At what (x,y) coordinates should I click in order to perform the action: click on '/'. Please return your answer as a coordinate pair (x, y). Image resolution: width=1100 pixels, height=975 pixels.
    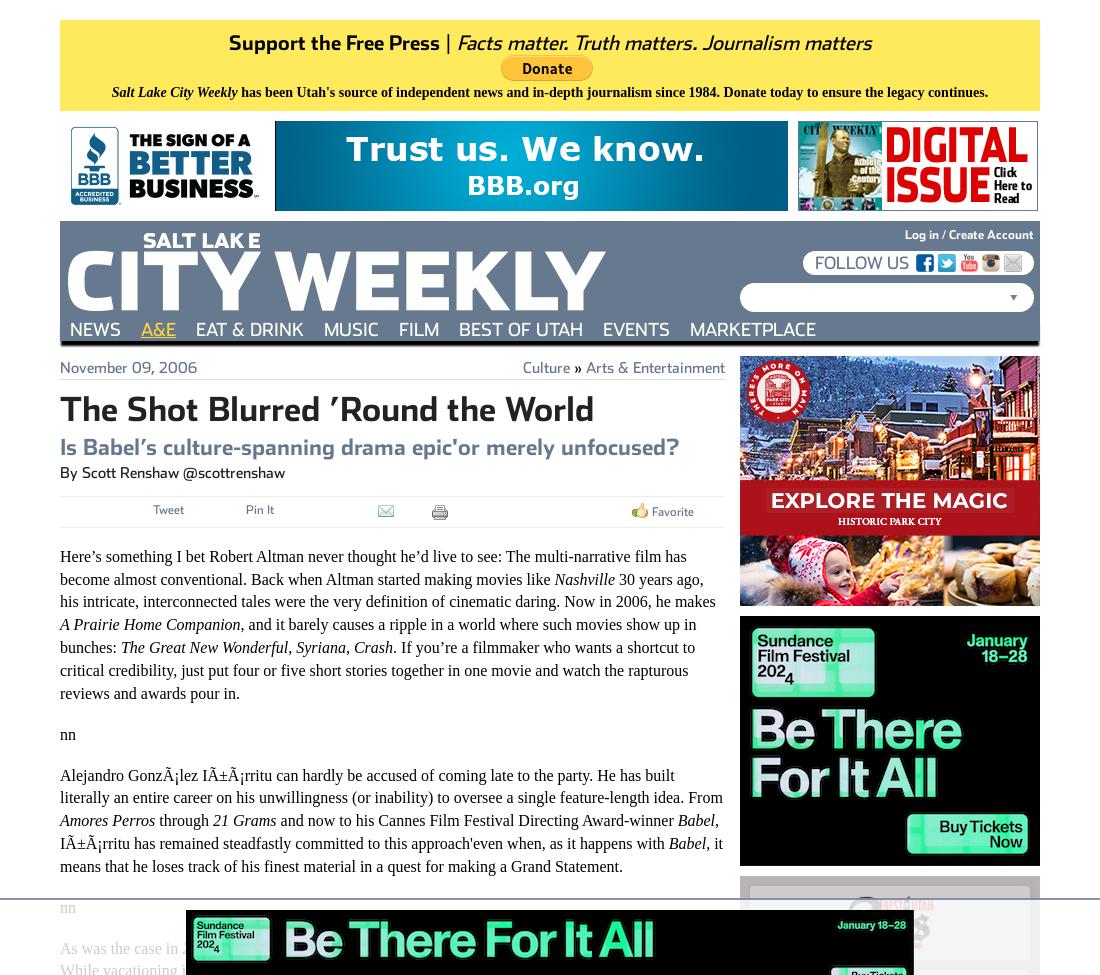
    Looking at the image, I should click on (938, 234).